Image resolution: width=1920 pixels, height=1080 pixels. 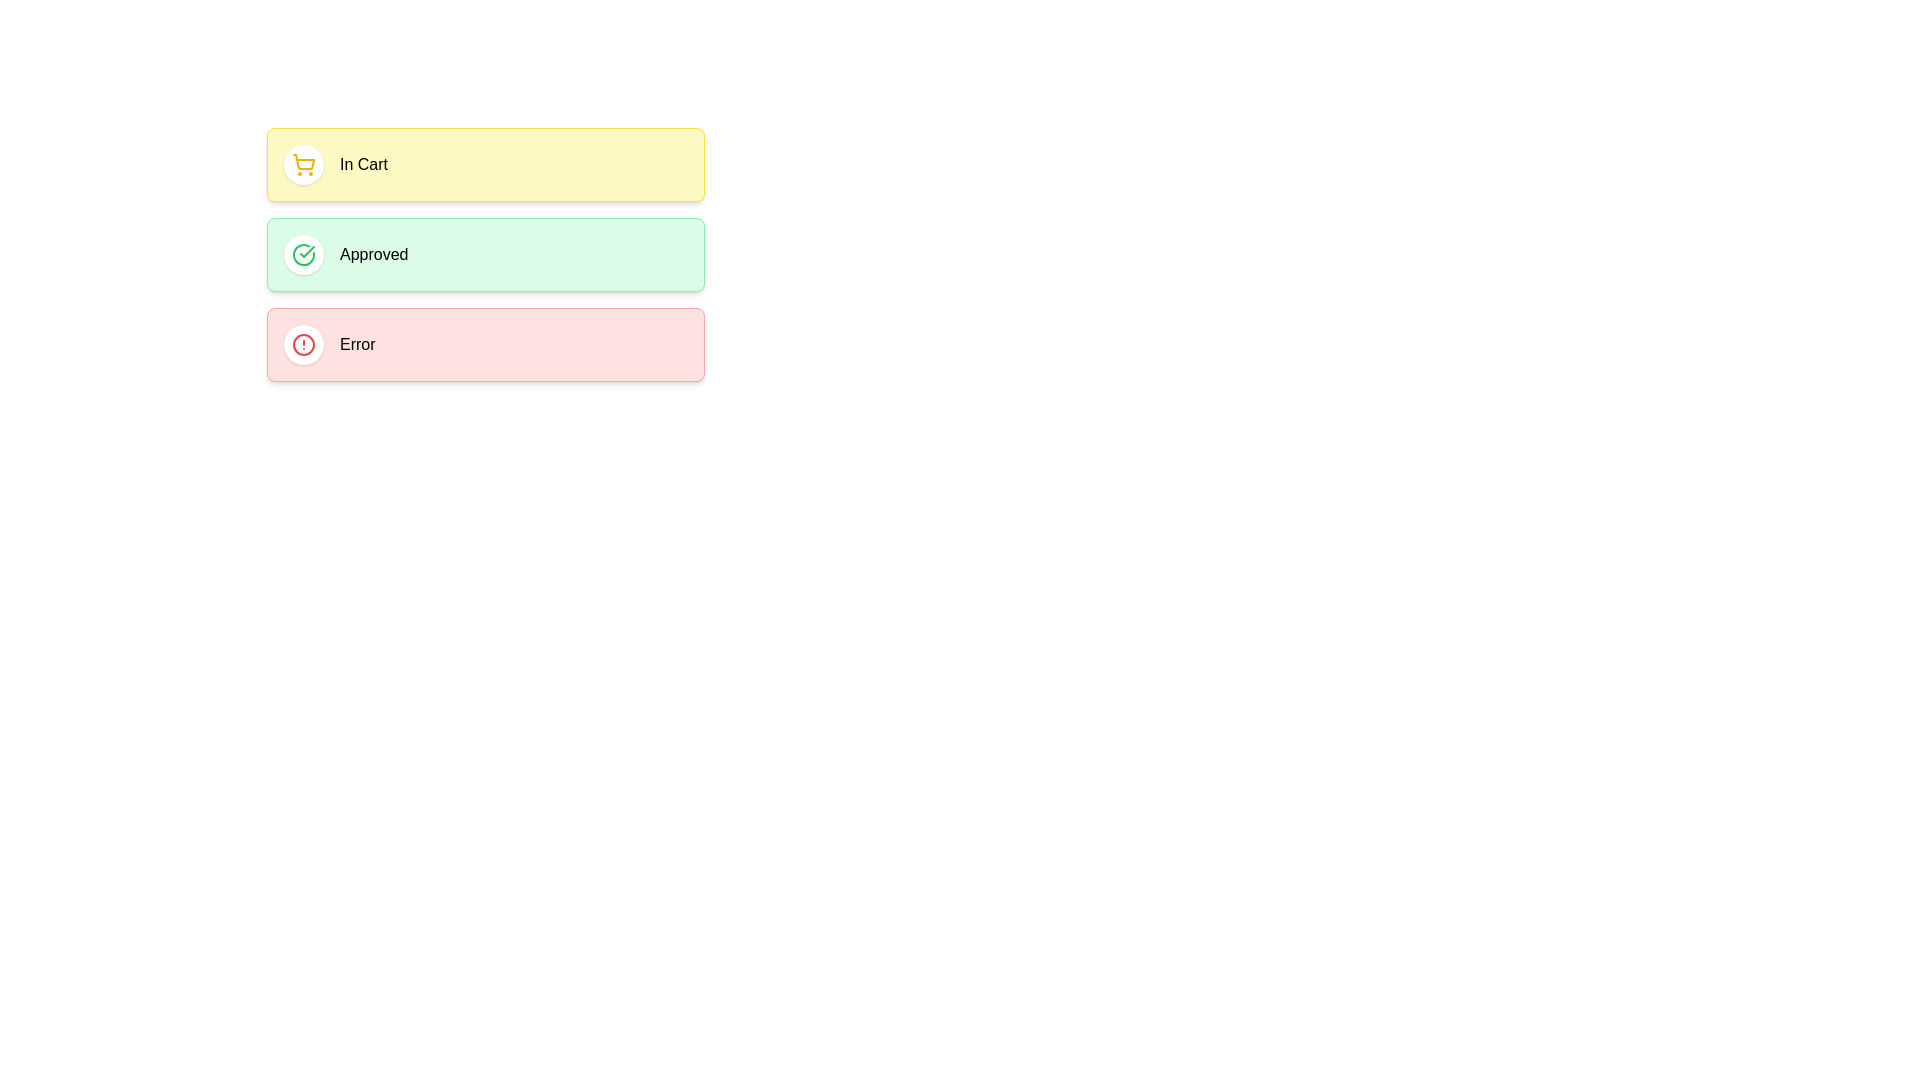 I want to click on the Notification box that serves as an alert for errors, positioned below the 'In Cart' and 'Approved' boxes, so click(x=485, y=343).